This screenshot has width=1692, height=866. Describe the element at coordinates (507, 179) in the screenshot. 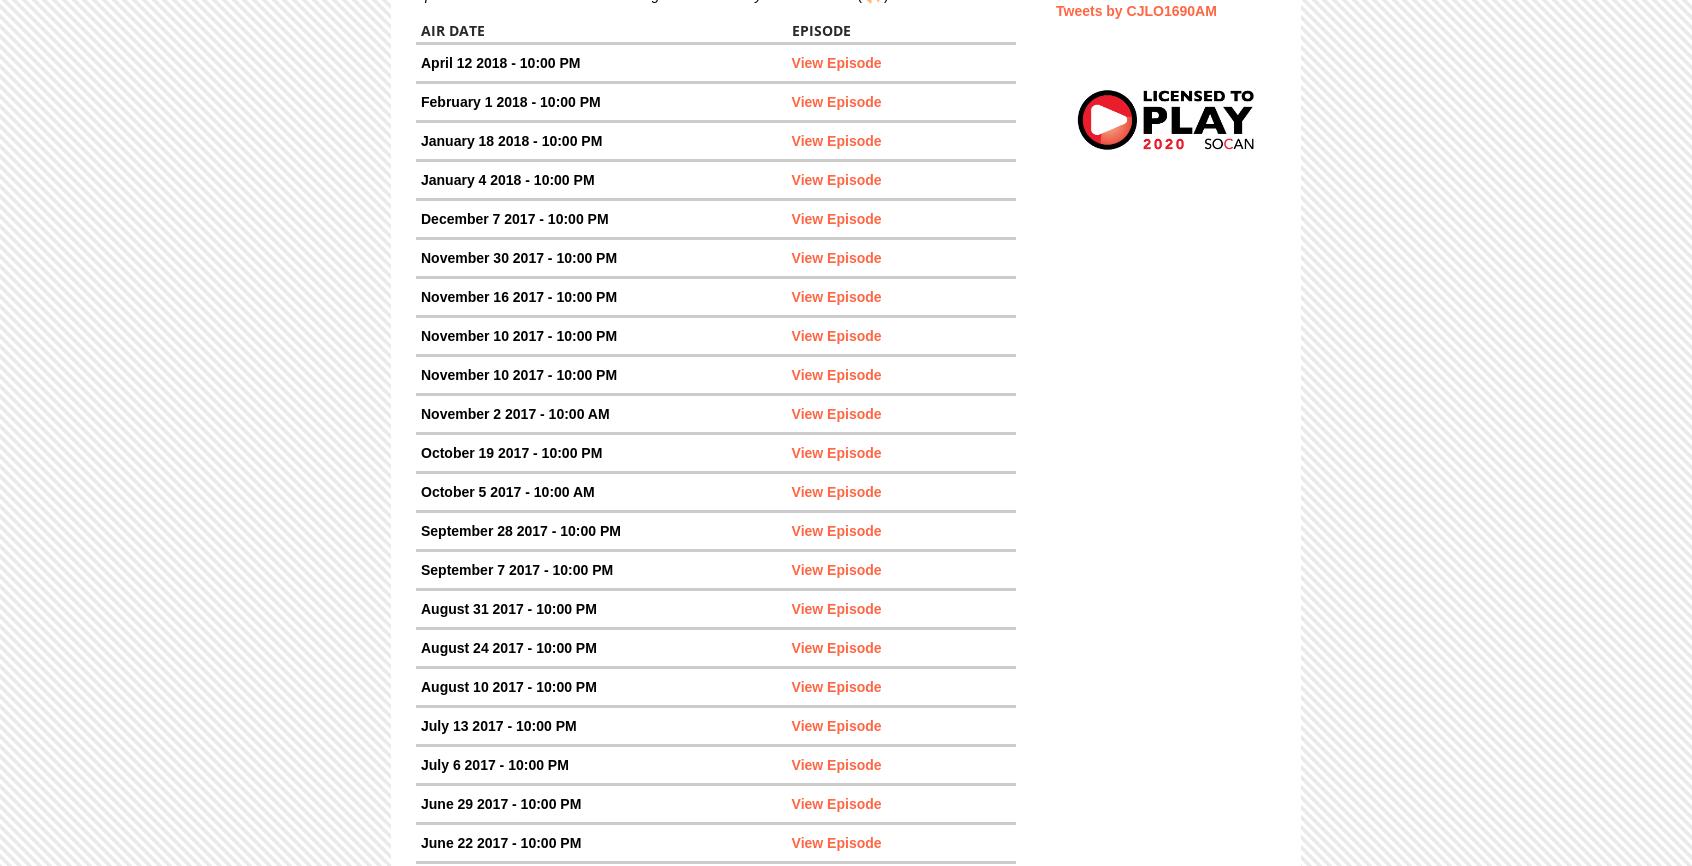

I see `'January 4 2018 - 10:00 PM'` at that location.